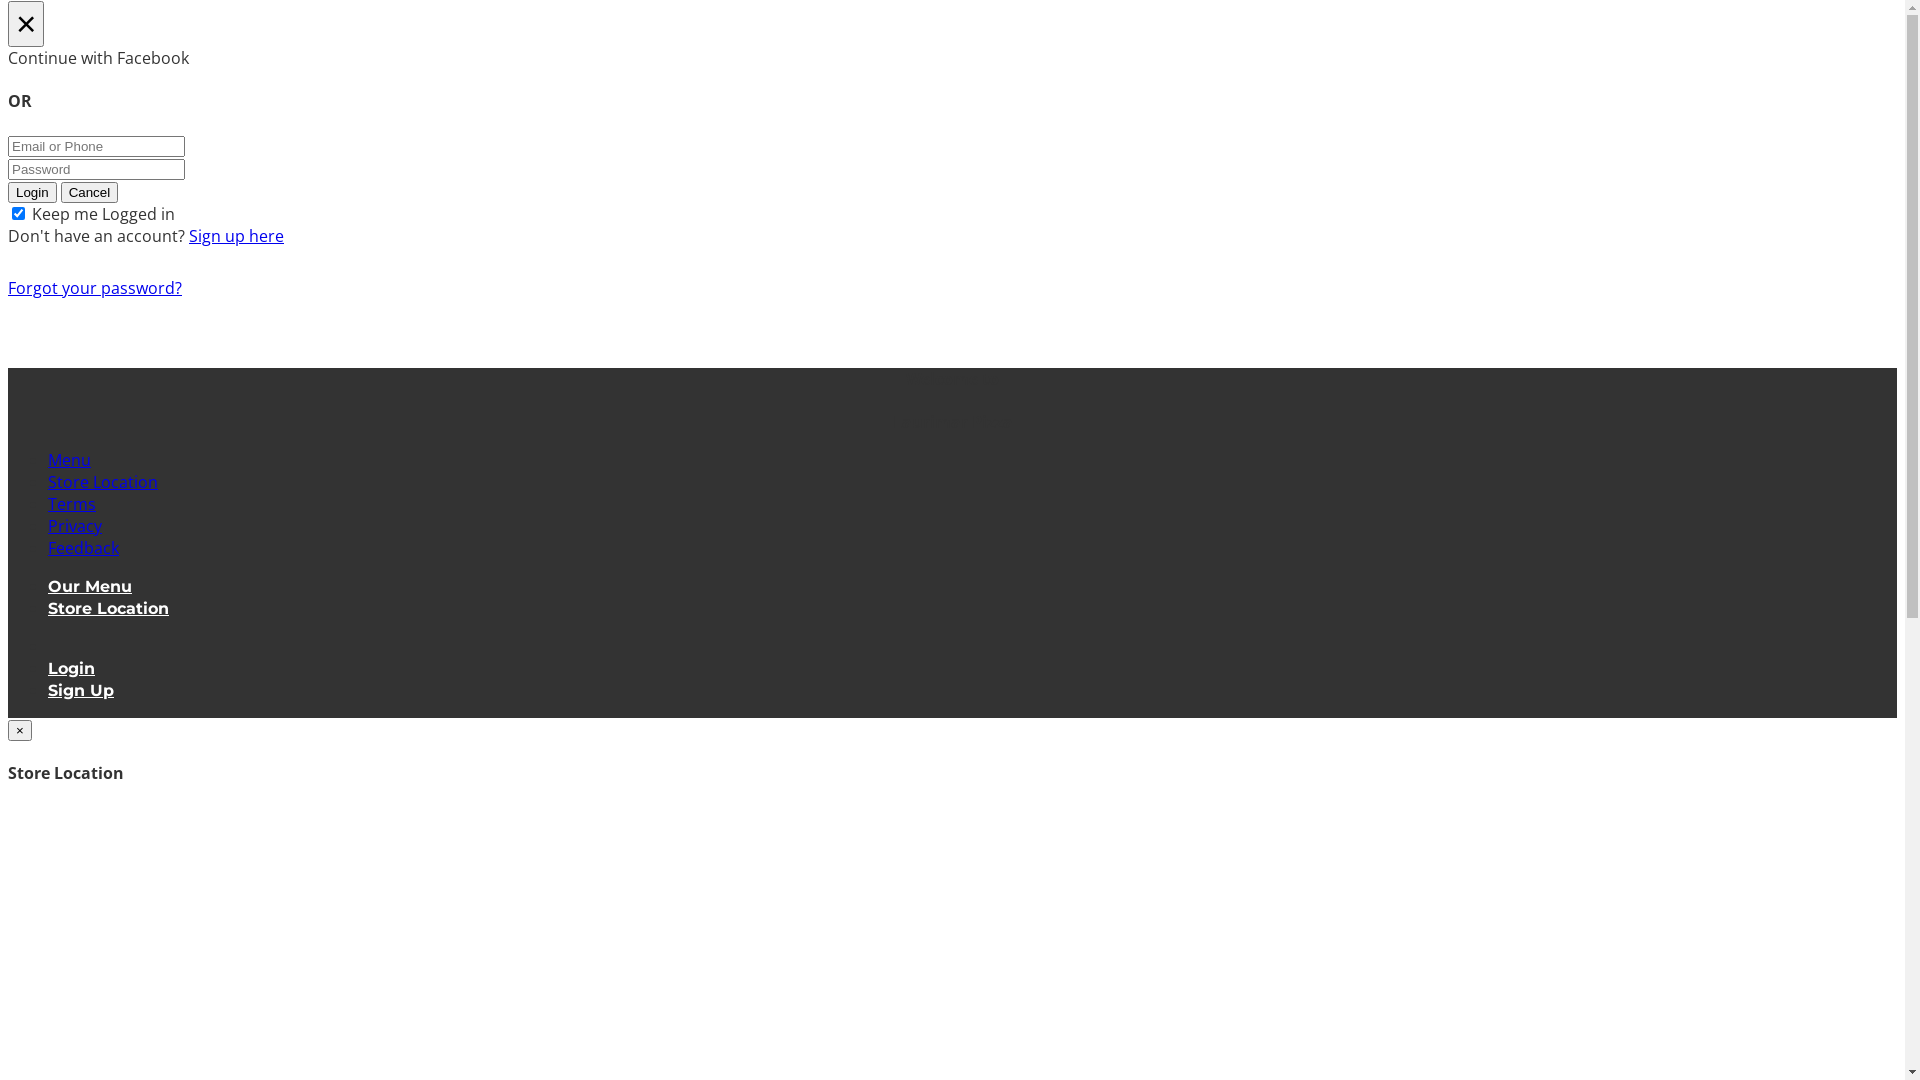 This screenshot has height=1080, width=1920. What do you see at coordinates (69, 459) in the screenshot?
I see `'Menu'` at bounding box center [69, 459].